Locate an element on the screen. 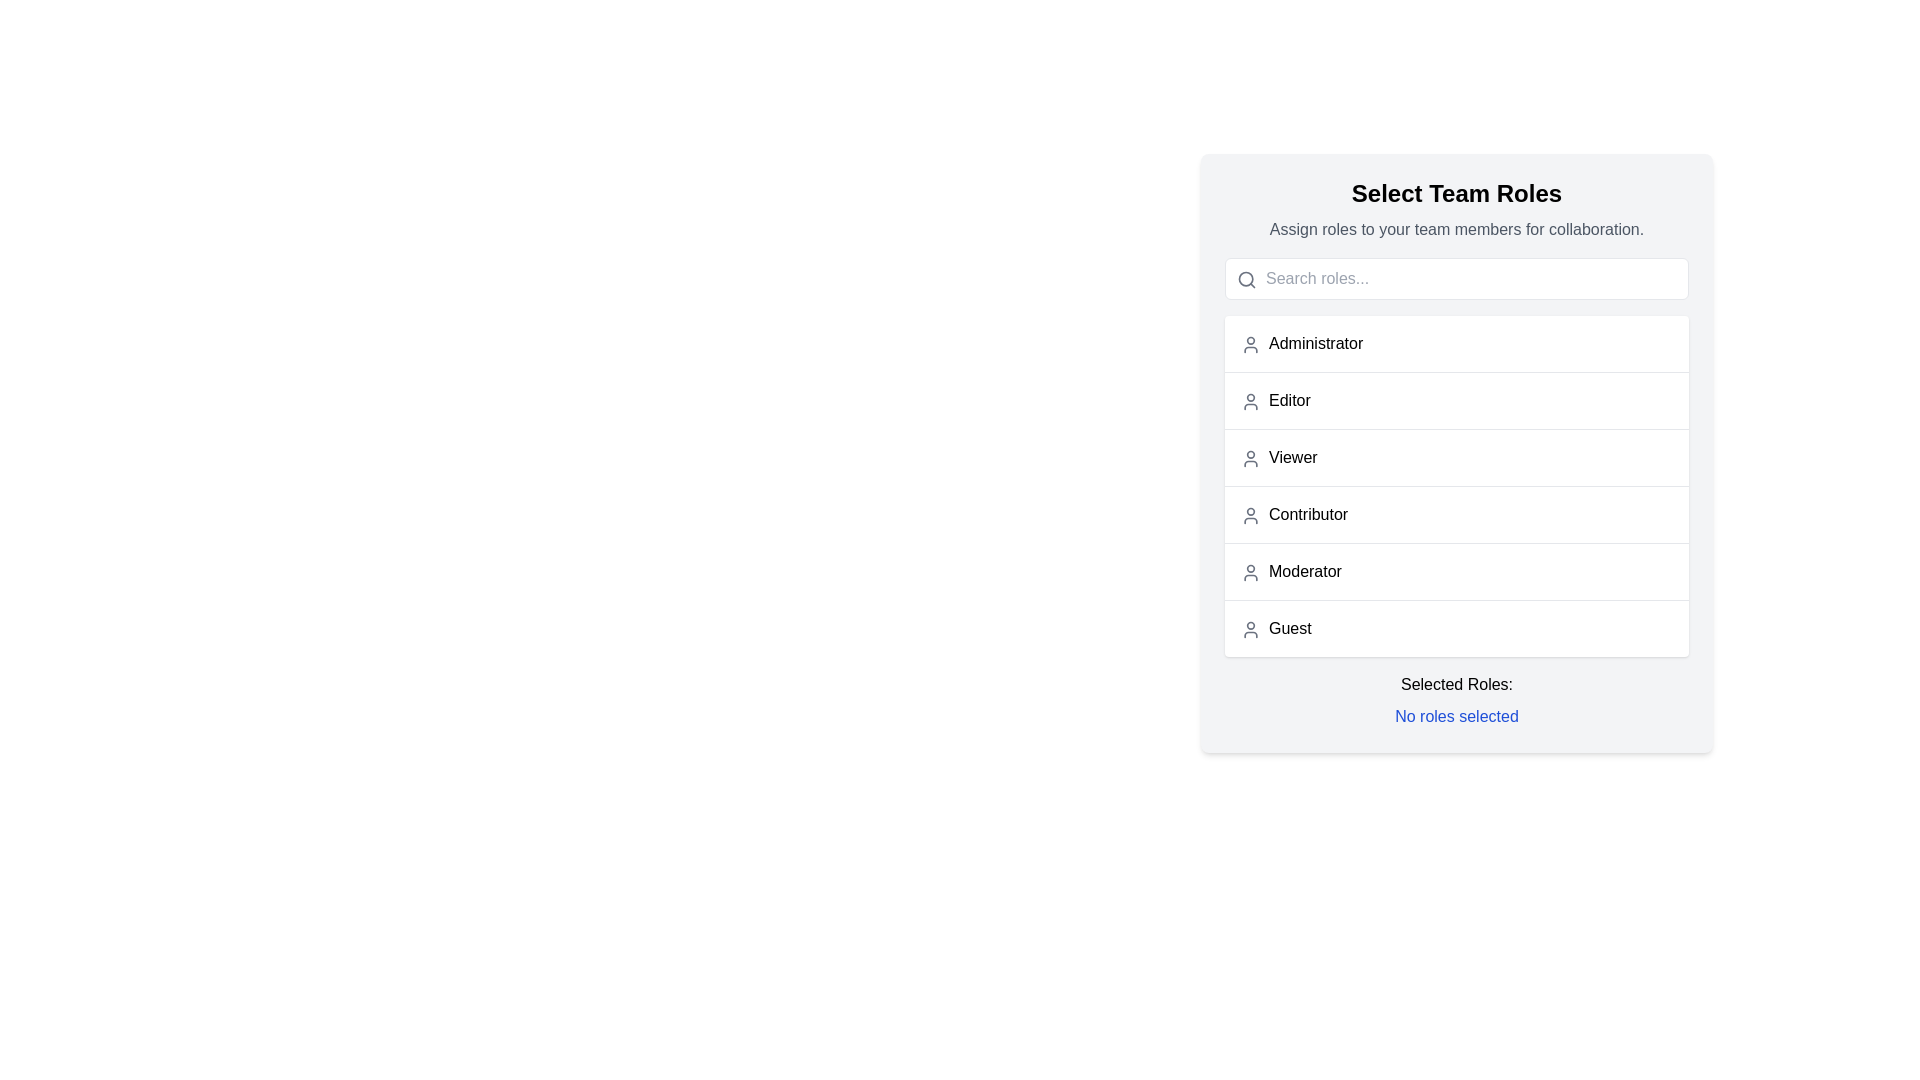  the 'Viewer' role icon located is located at coordinates (1250, 458).